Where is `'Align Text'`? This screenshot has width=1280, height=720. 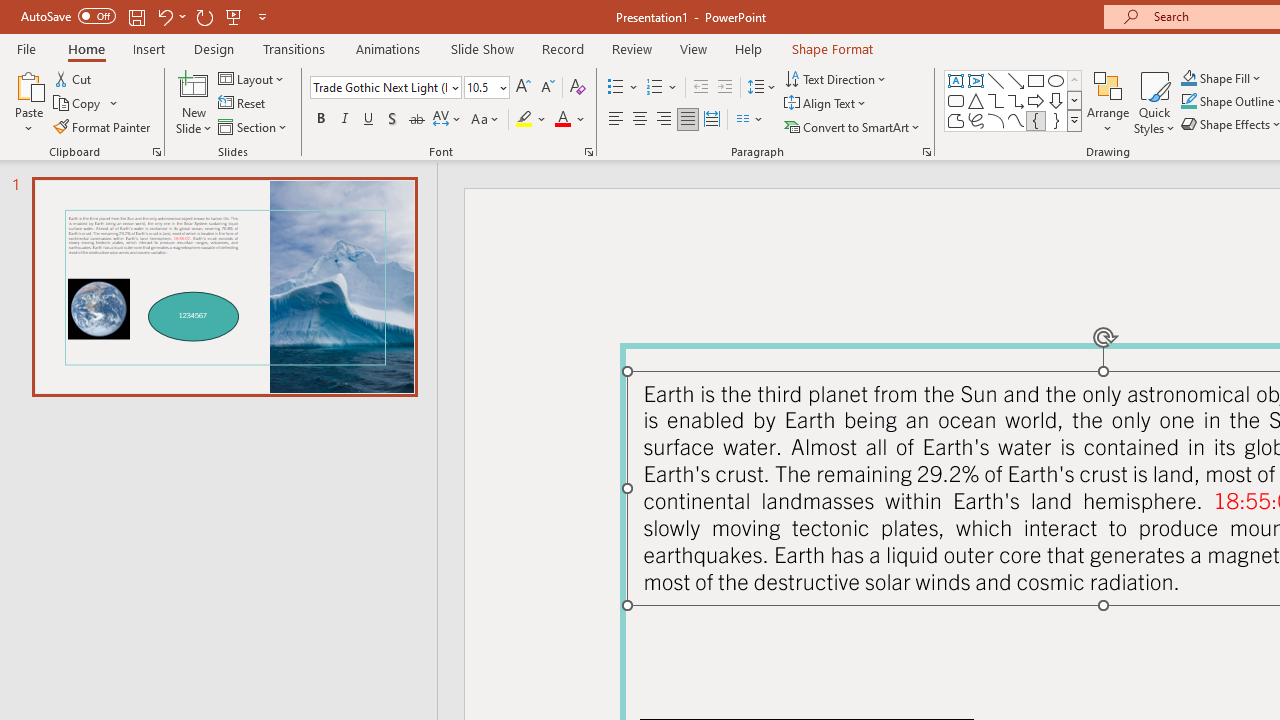
'Align Text' is located at coordinates (826, 103).